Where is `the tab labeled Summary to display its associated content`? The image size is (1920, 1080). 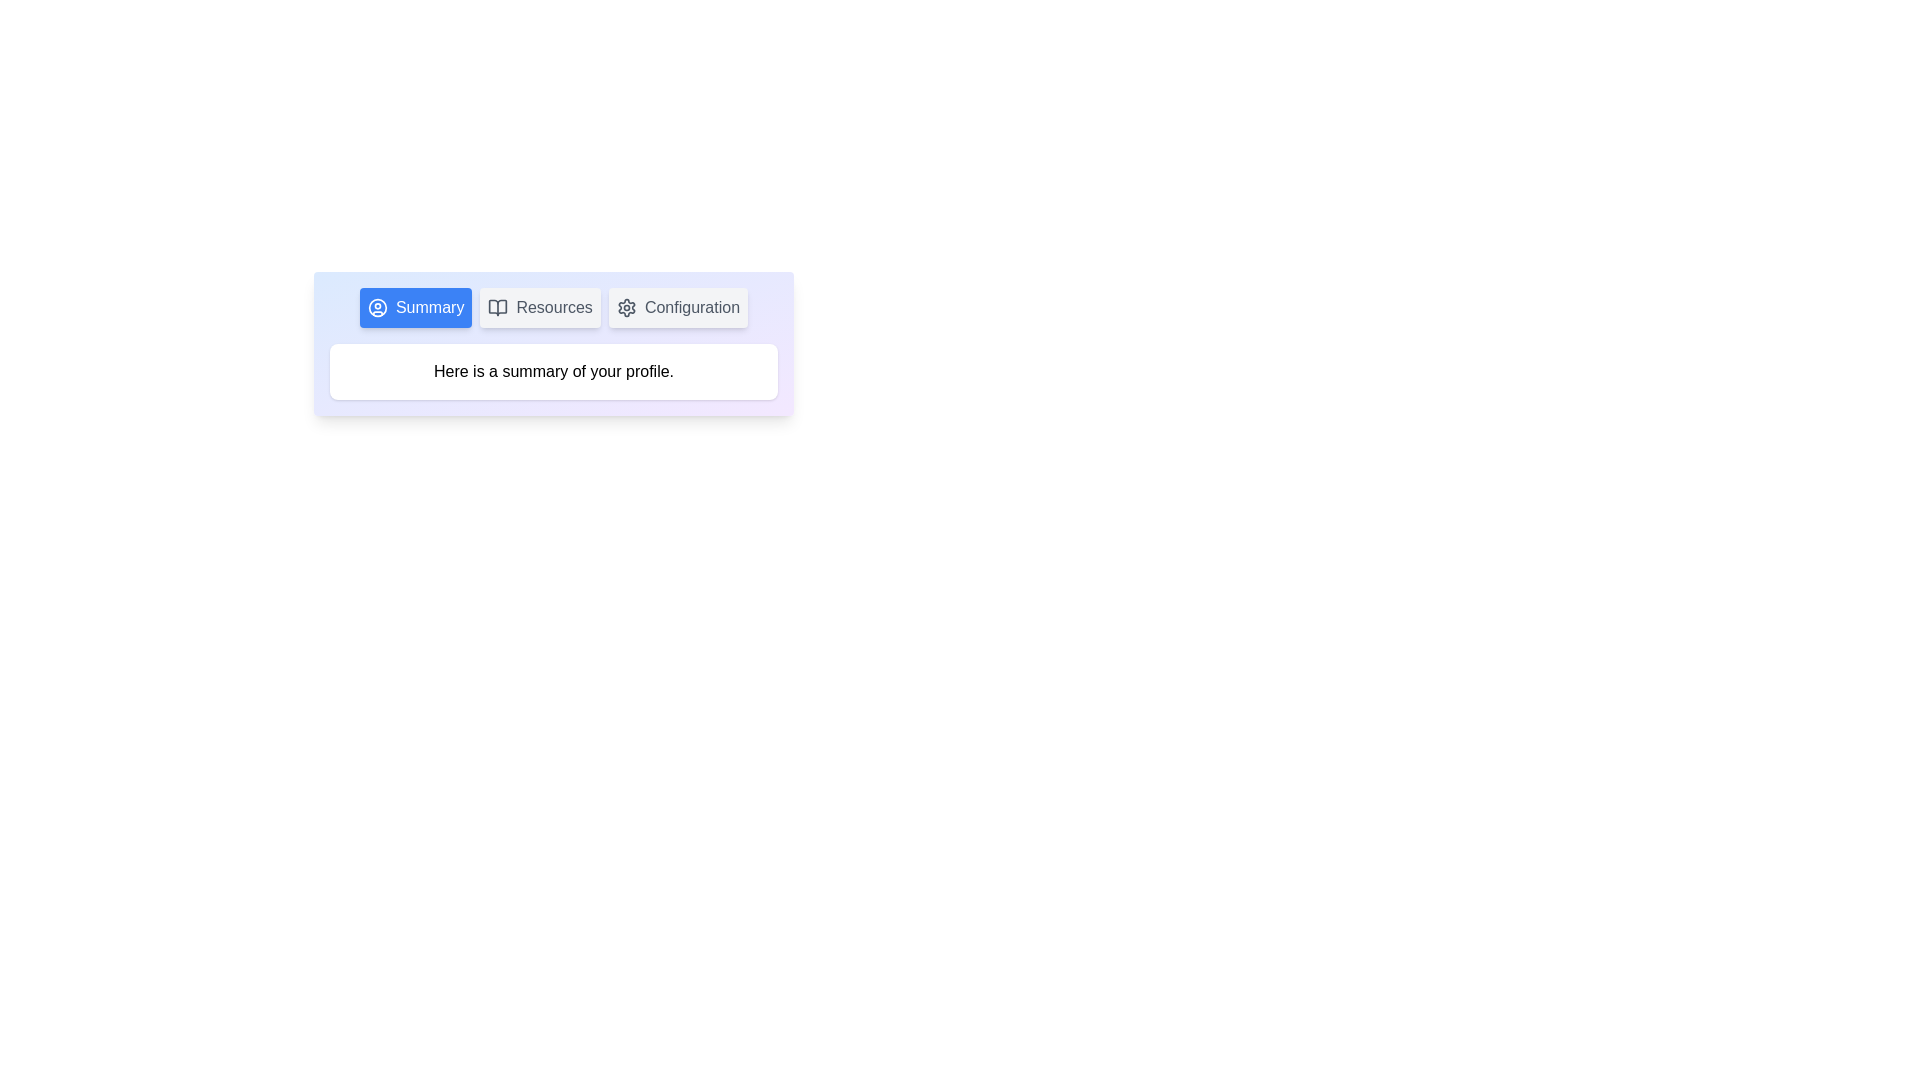 the tab labeled Summary to display its associated content is located at coordinates (415, 308).